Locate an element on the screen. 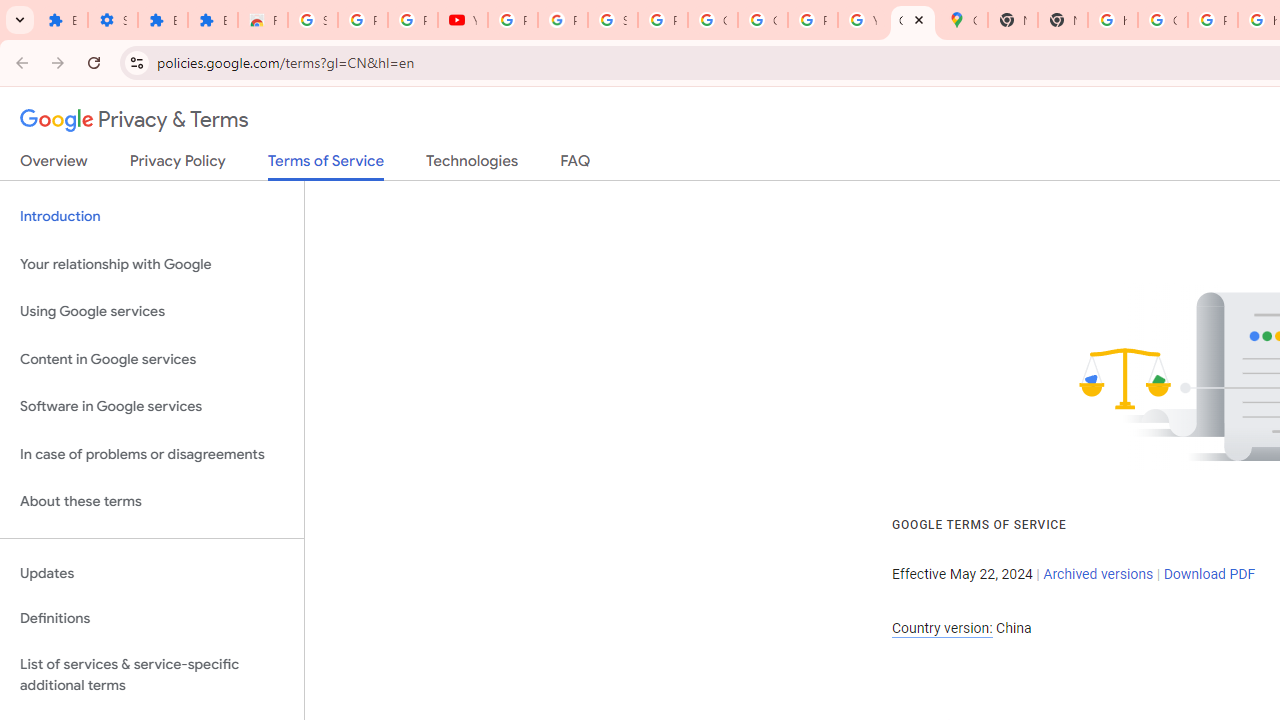  'Google Account' is located at coordinates (712, 20).